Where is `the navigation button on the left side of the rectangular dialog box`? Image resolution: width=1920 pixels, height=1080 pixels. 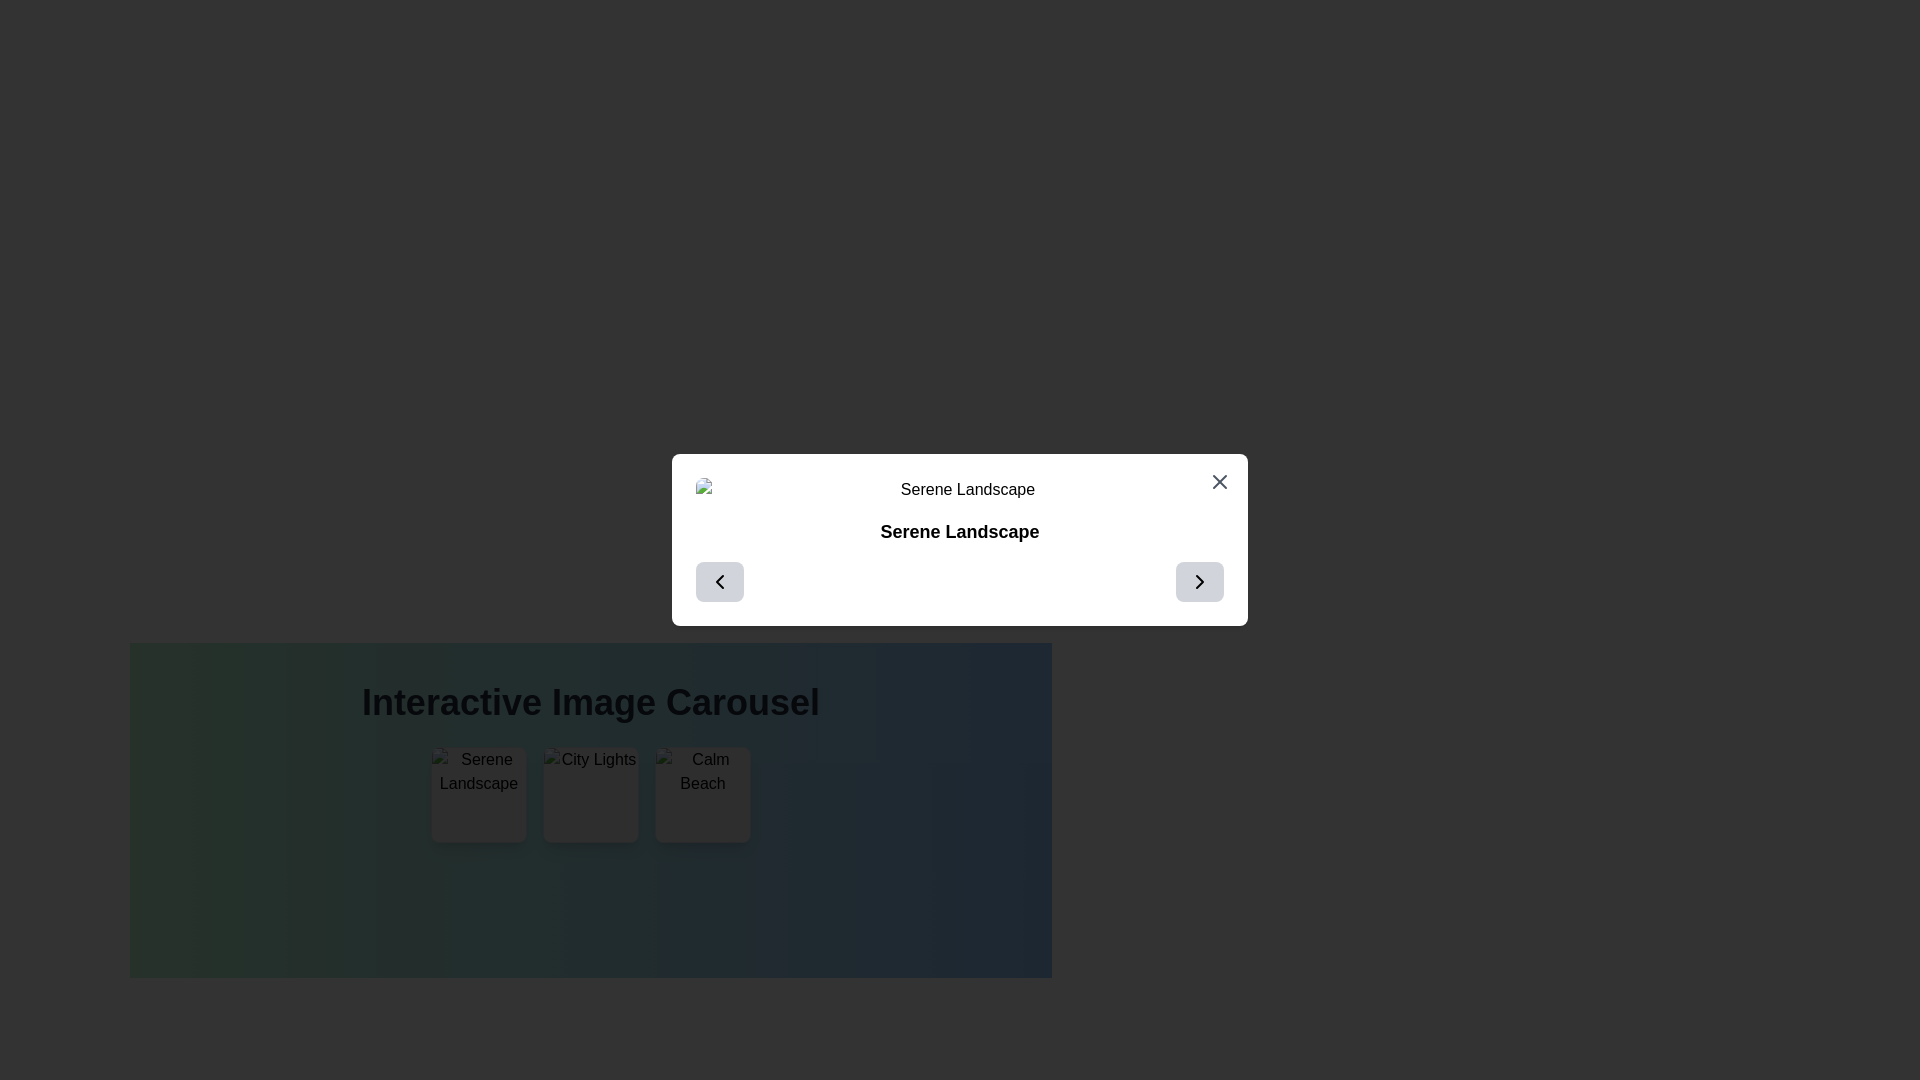
the navigation button on the left side of the rectangular dialog box is located at coordinates (720, 582).